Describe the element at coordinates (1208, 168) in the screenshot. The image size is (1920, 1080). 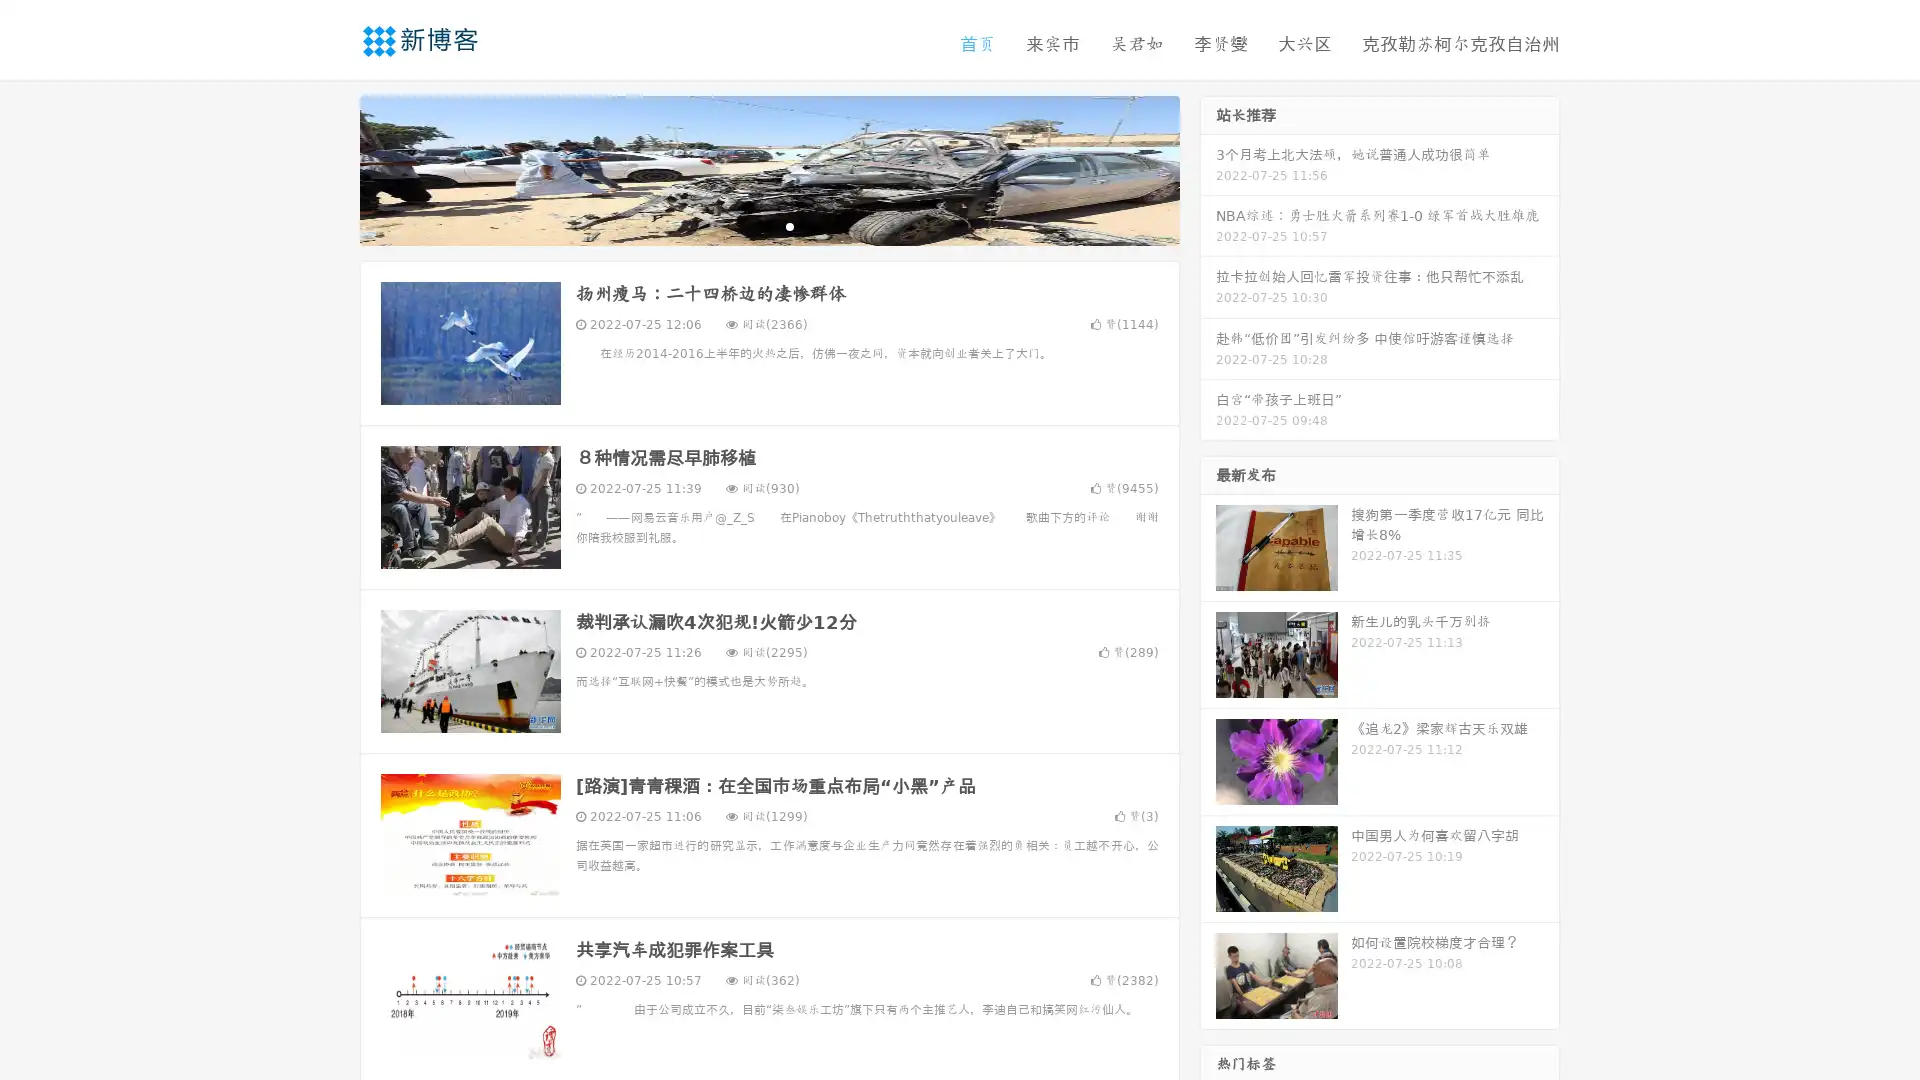
I see `Next slide` at that location.